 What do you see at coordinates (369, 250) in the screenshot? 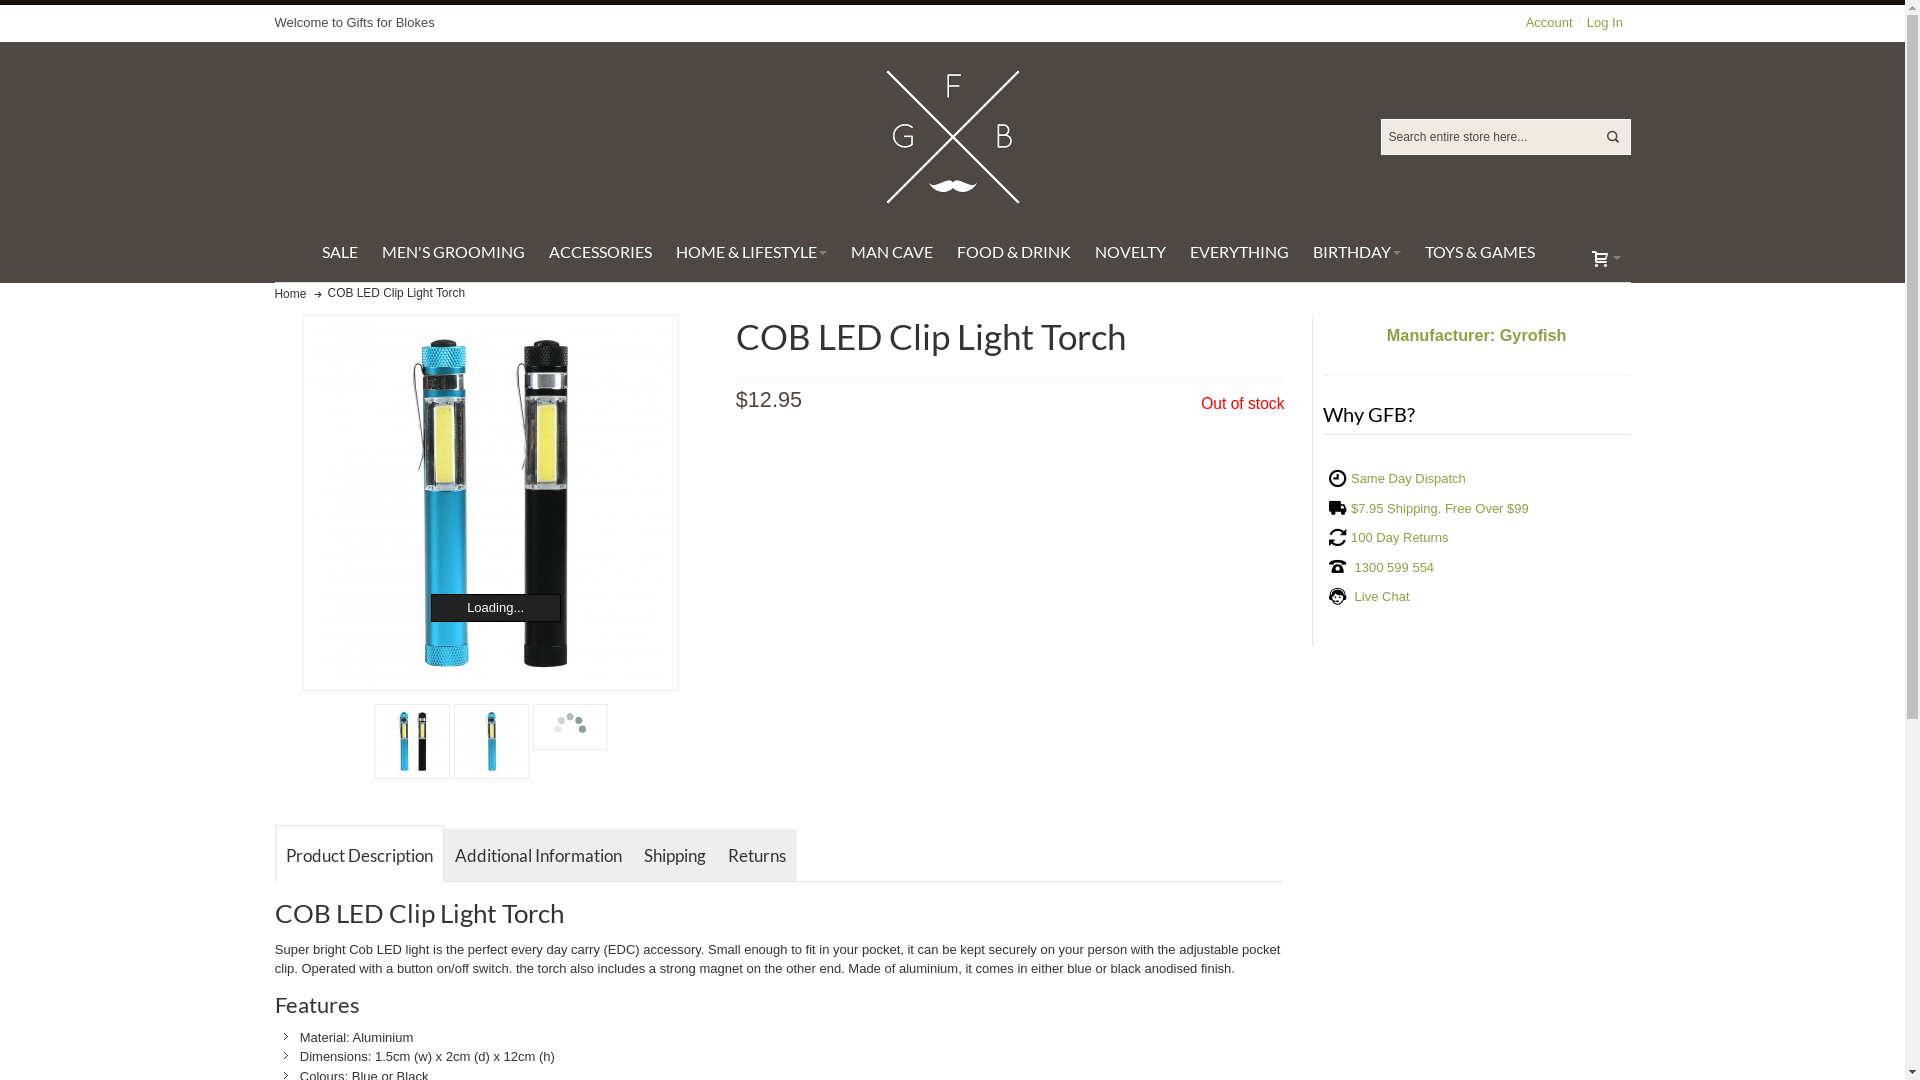
I see `'MEN'S GROOMING'` at bounding box center [369, 250].